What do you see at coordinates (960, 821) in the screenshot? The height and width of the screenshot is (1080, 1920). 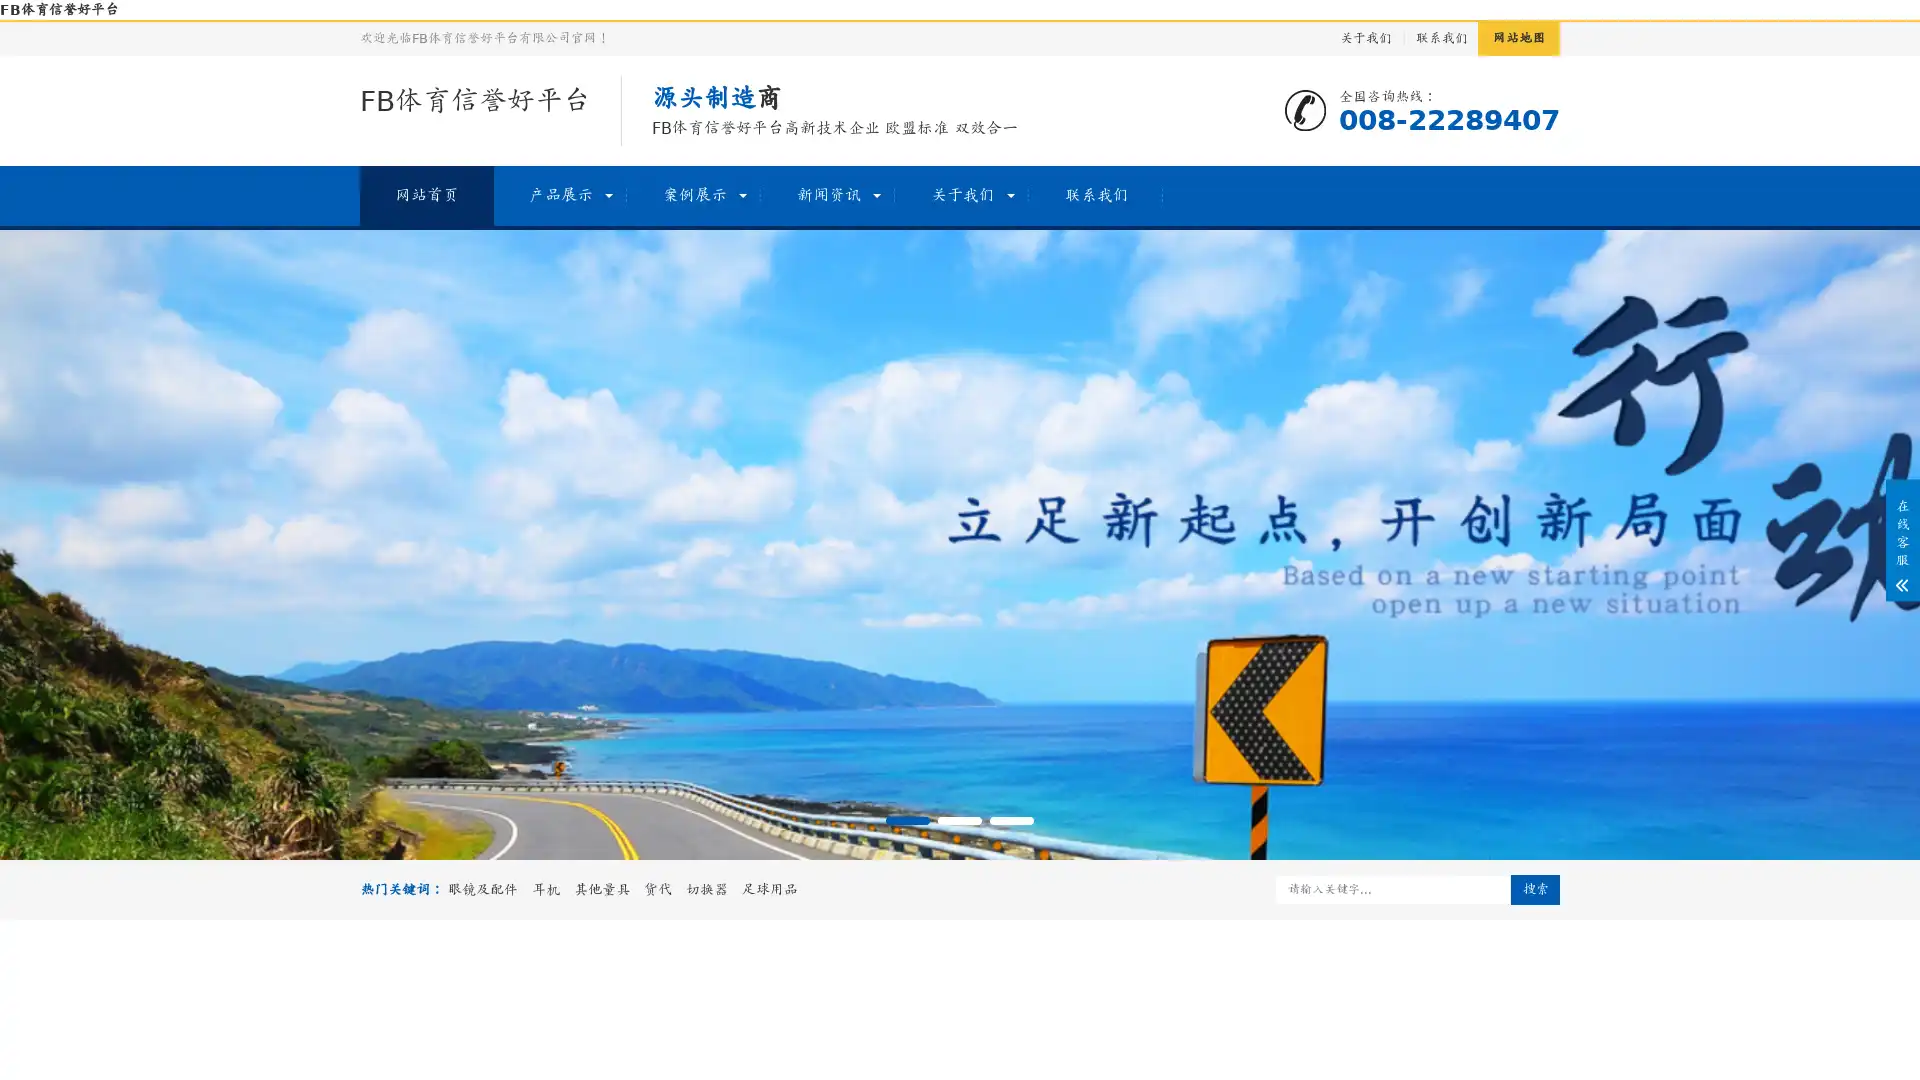 I see `Go to slide 2` at bounding box center [960, 821].